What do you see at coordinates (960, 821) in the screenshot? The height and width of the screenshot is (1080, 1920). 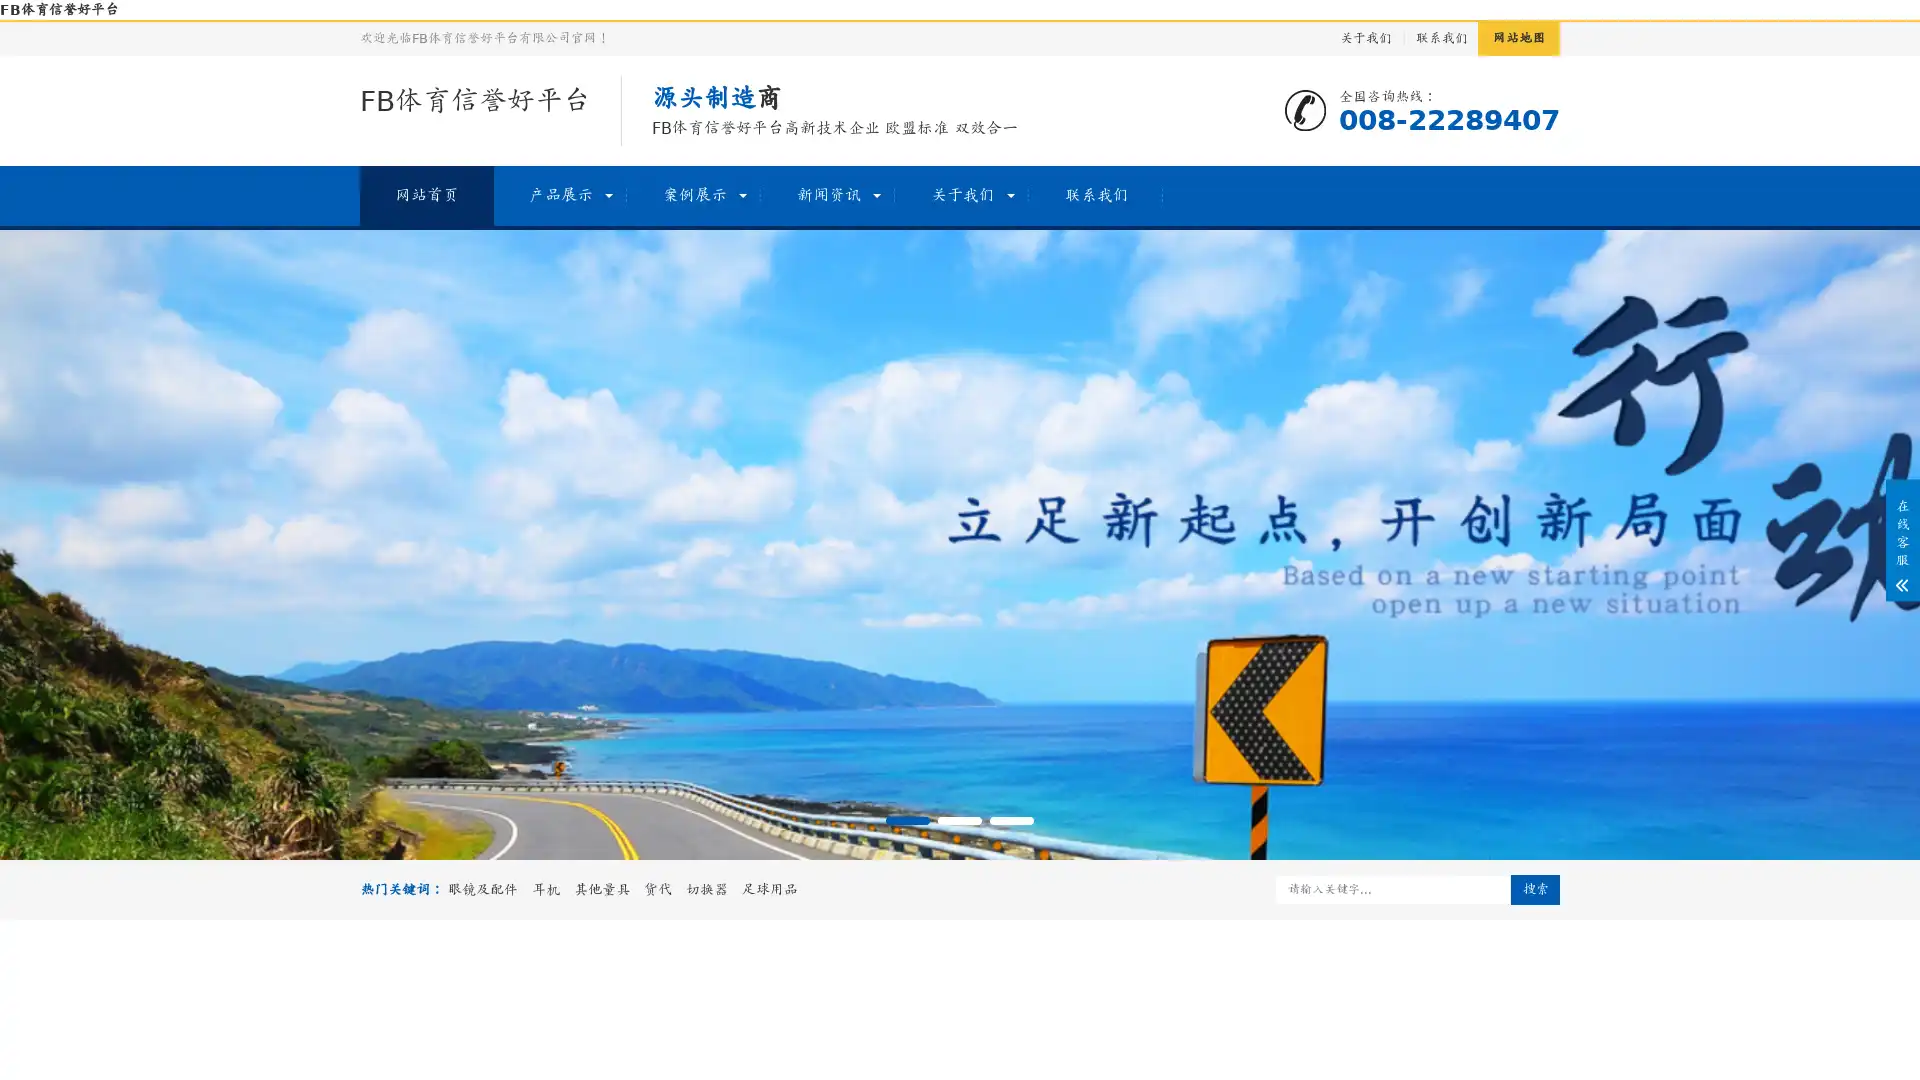 I see `Go to slide 2` at bounding box center [960, 821].